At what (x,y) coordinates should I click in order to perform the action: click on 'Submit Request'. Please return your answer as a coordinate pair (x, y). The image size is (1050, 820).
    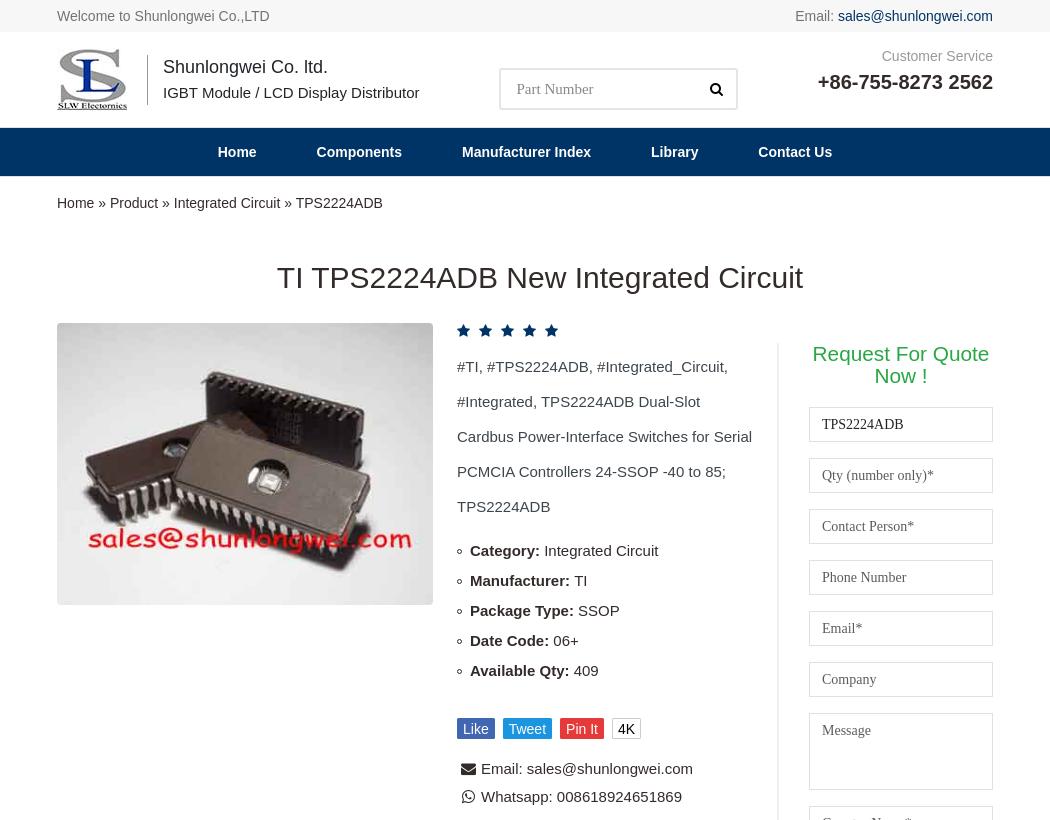
    Looking at the image, I should click on (851, 444).